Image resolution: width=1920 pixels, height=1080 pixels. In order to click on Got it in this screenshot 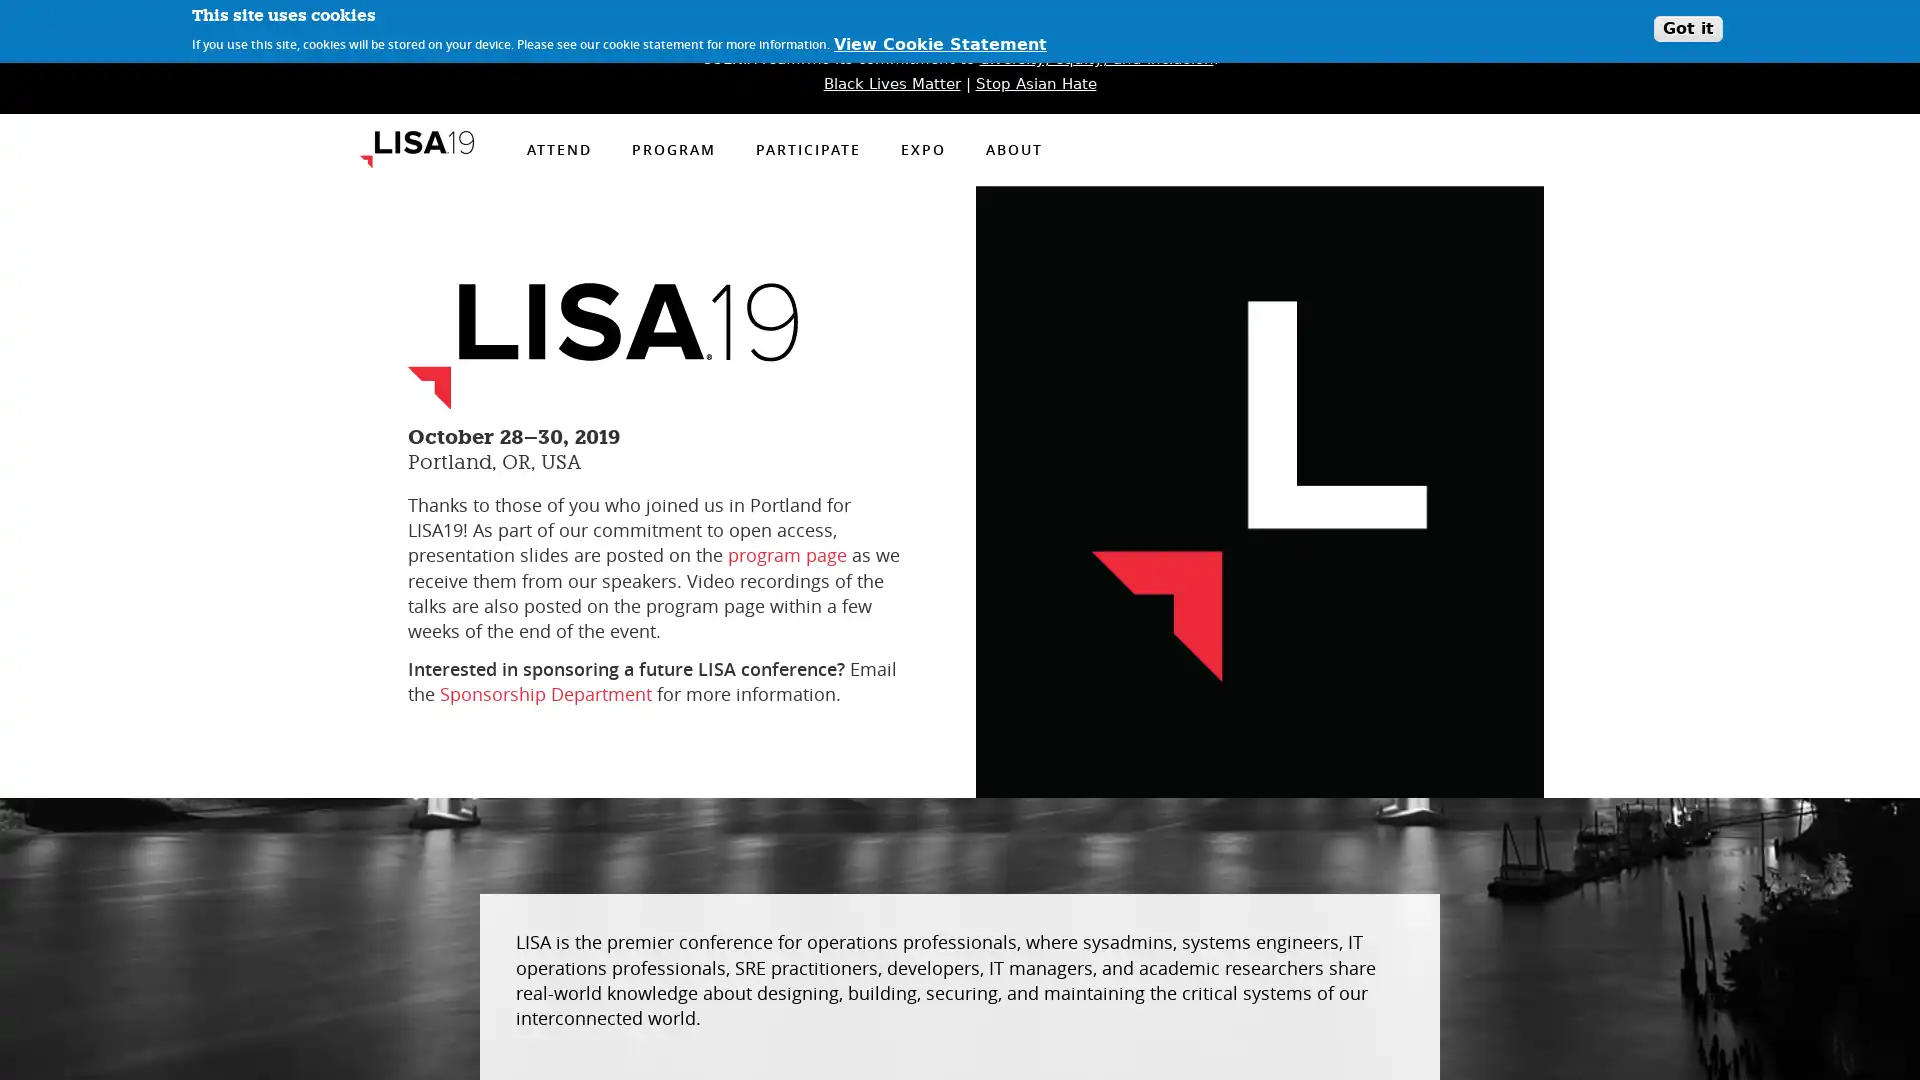, I will do `click(1687, 29)`.